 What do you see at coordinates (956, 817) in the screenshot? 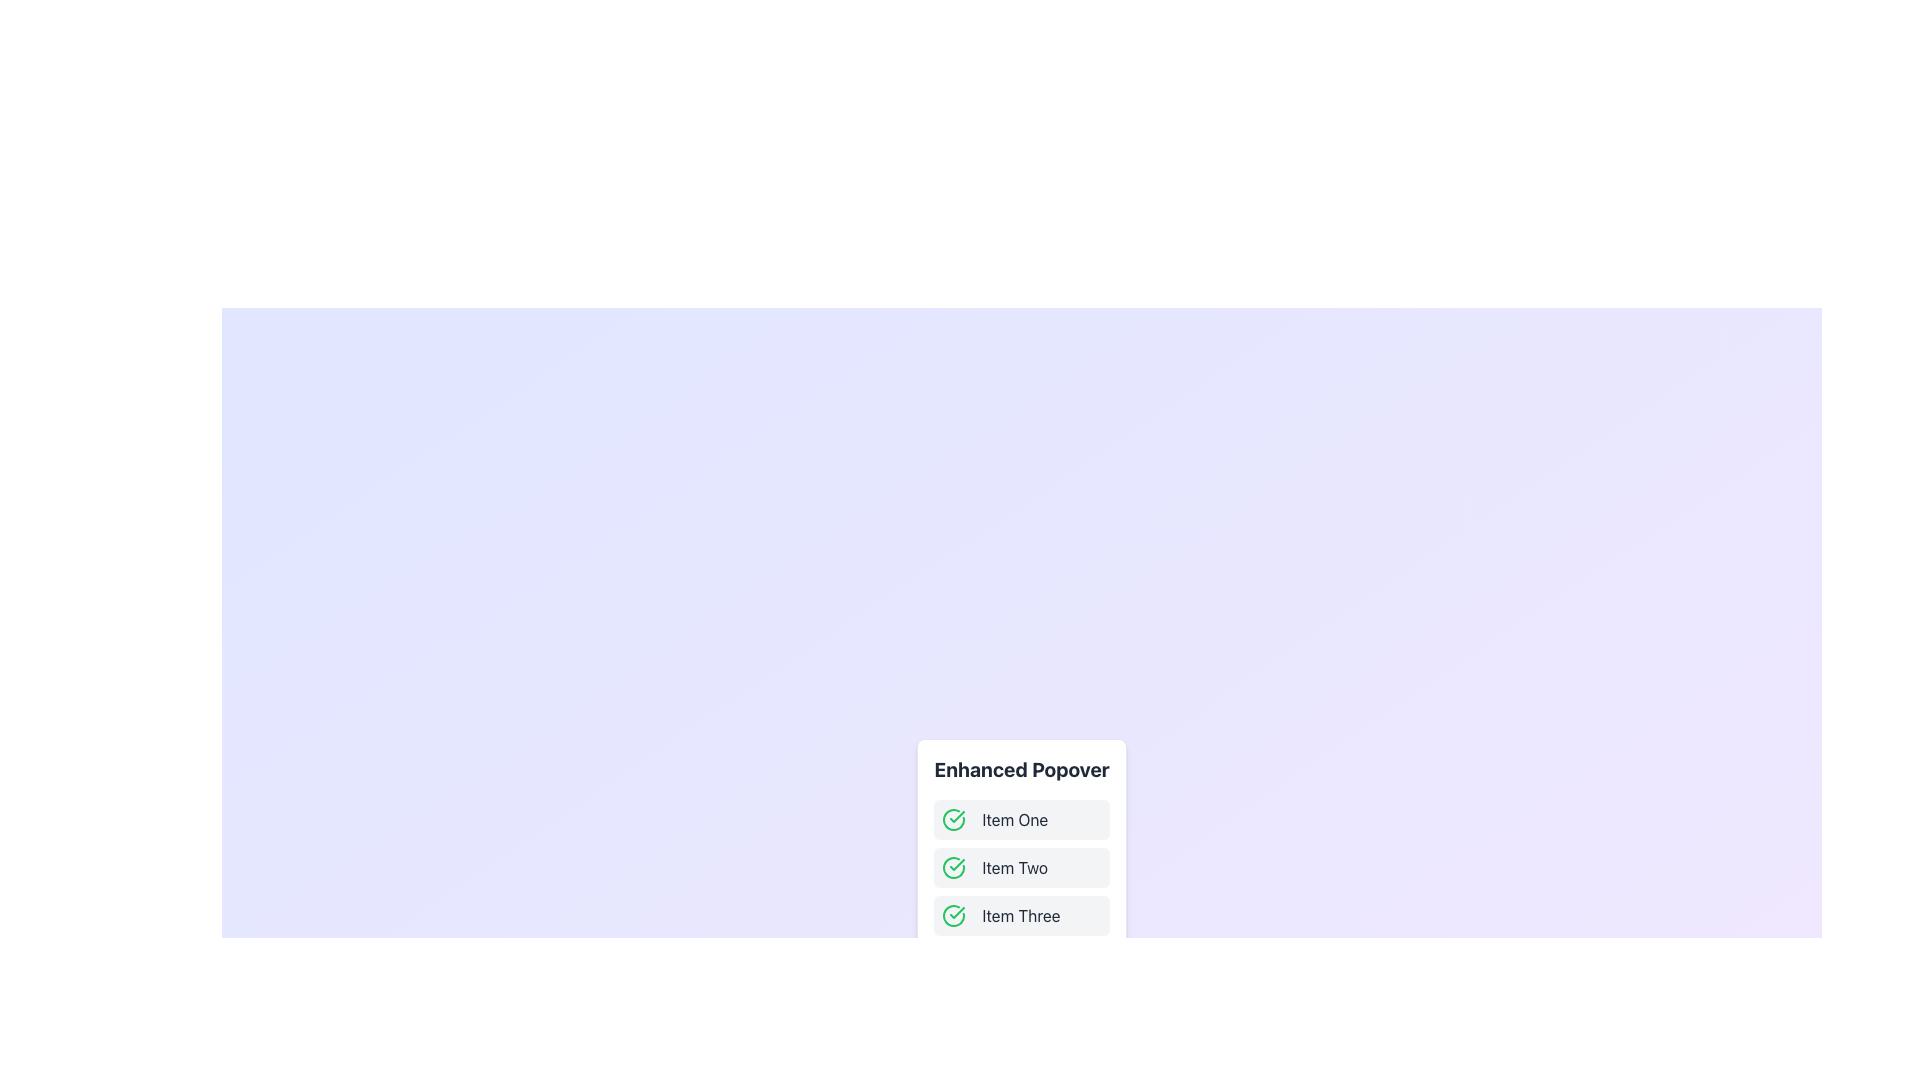
I see `the check mark icon located to the left of the second item in a vertical list within a popover panel, which serves as a visual indicator for marking an item as completed` at bounding box center [956, 817].